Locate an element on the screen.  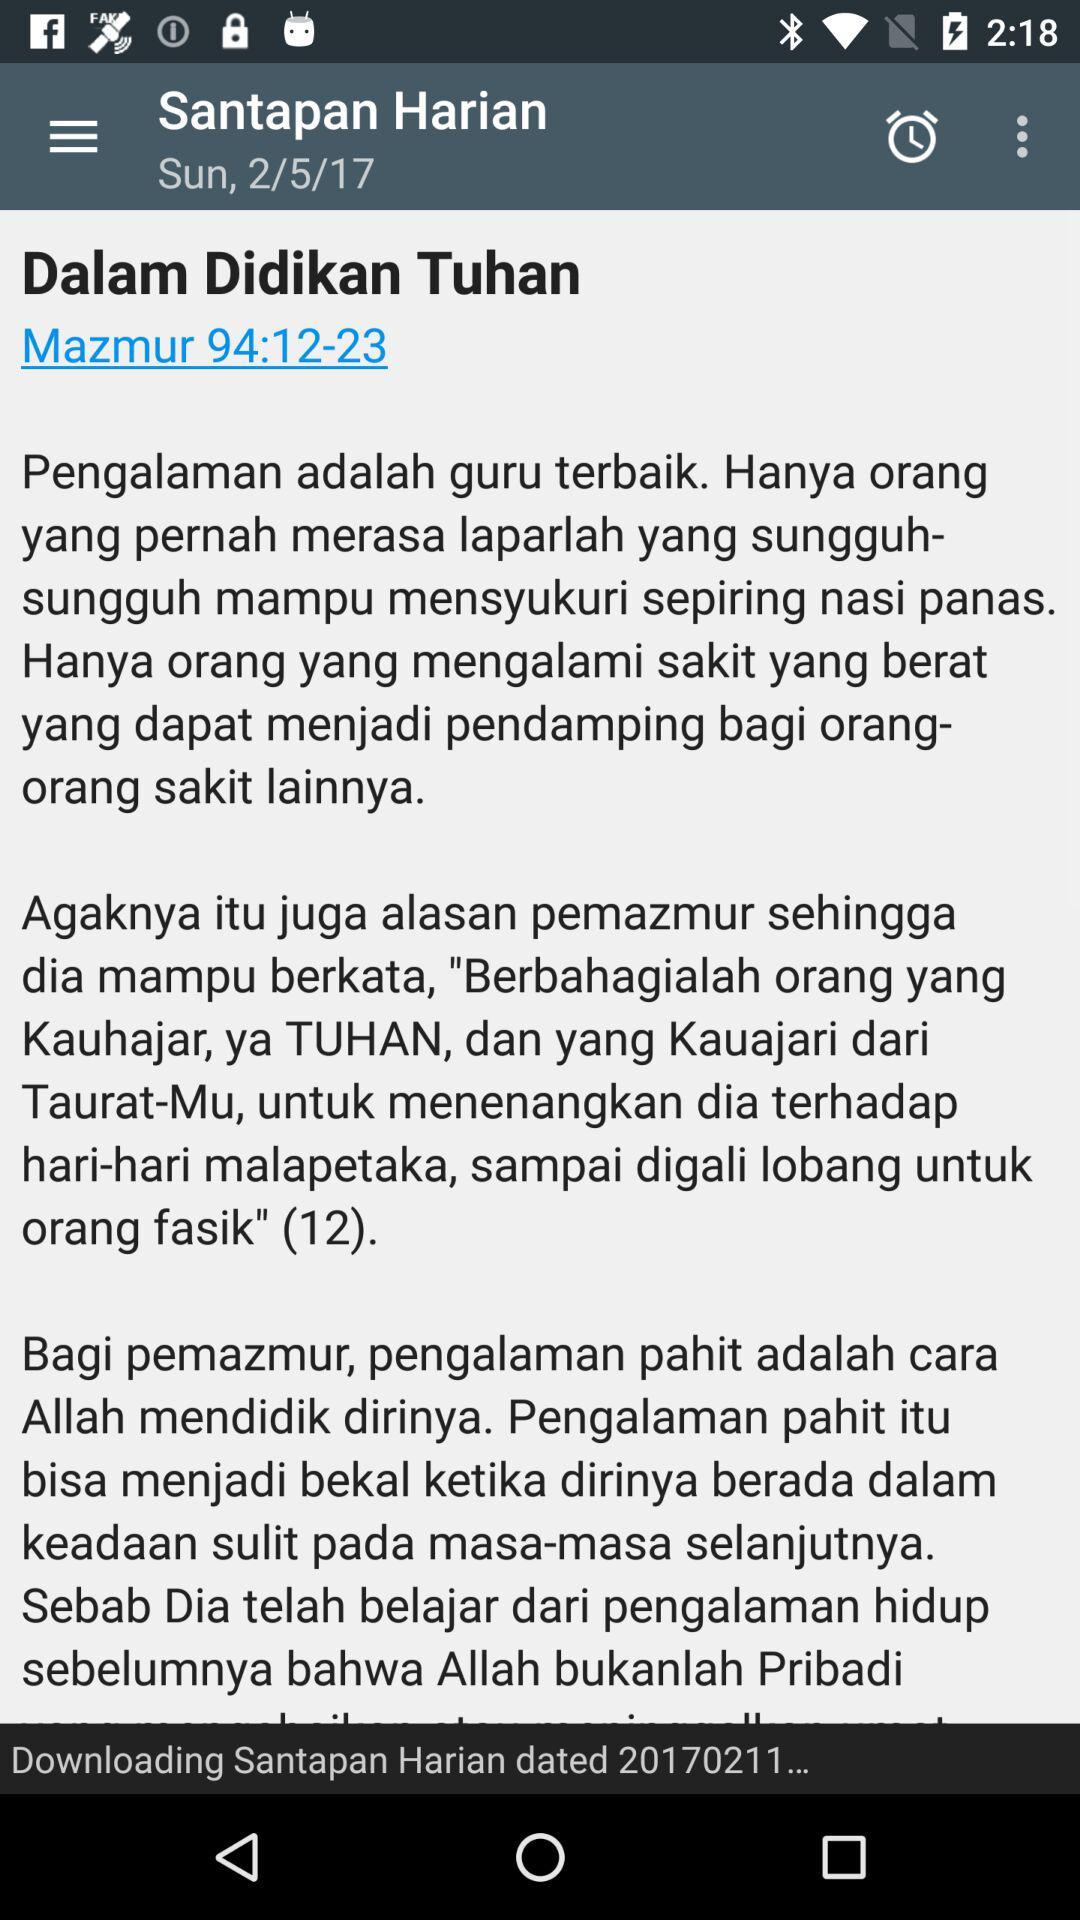
the icon to the right of santapan harian is located at coordinates (911, 135).